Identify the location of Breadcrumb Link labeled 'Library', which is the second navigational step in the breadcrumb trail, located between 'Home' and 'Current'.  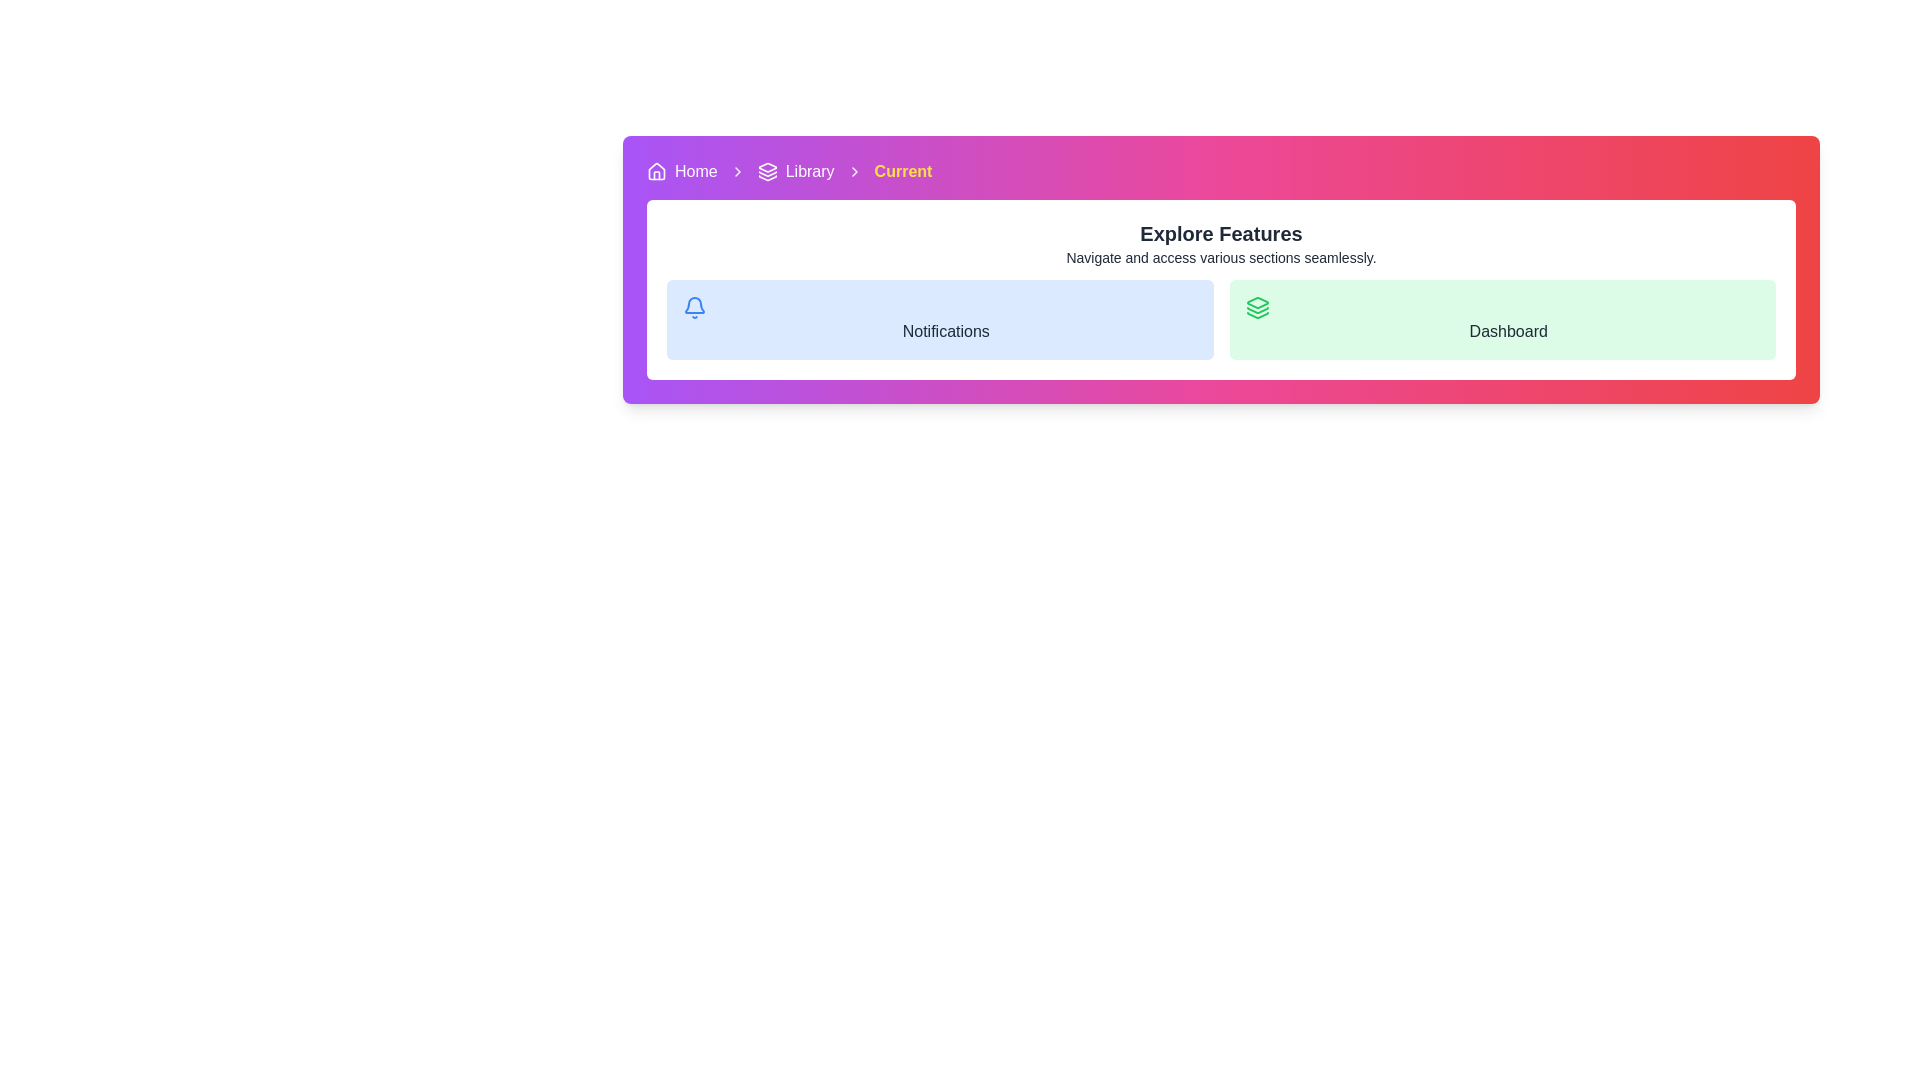
(795, 171).